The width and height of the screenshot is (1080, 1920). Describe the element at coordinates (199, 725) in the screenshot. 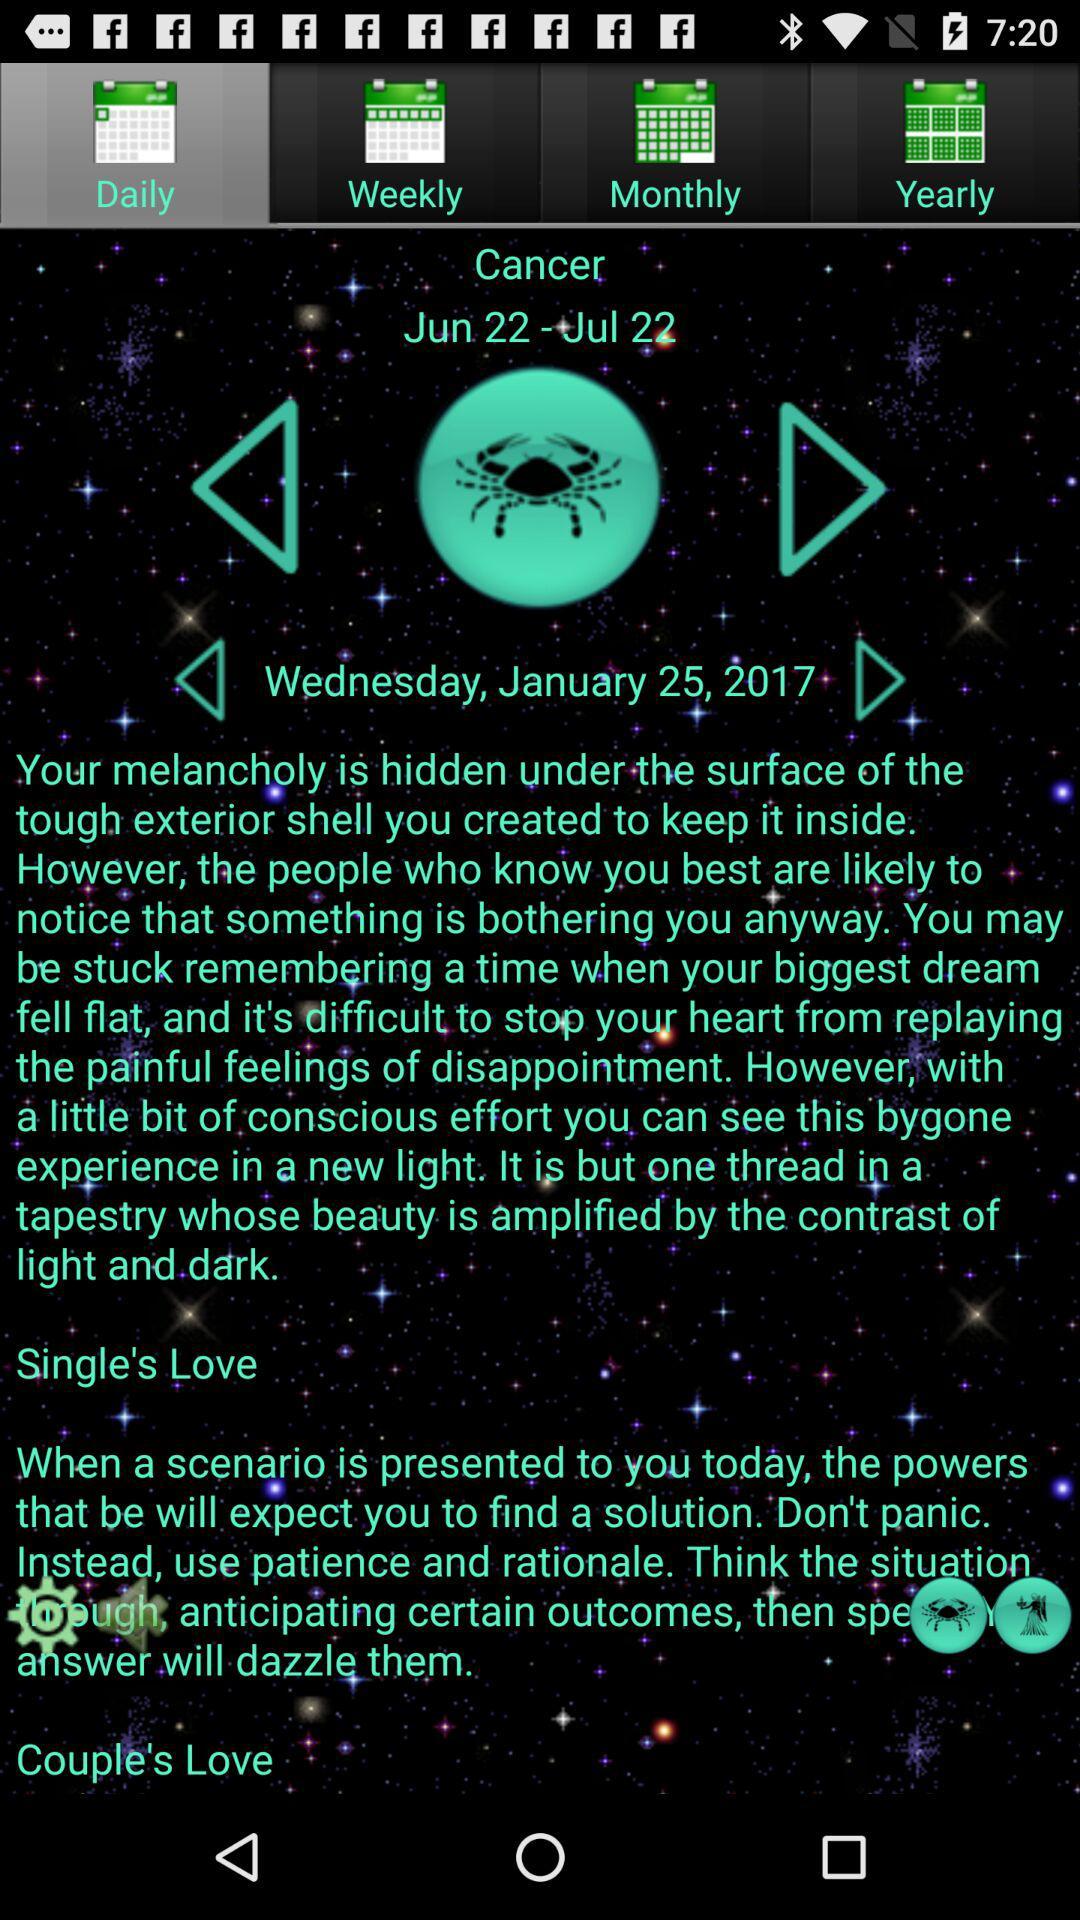

I see `the arrow_backward icon` at that location.